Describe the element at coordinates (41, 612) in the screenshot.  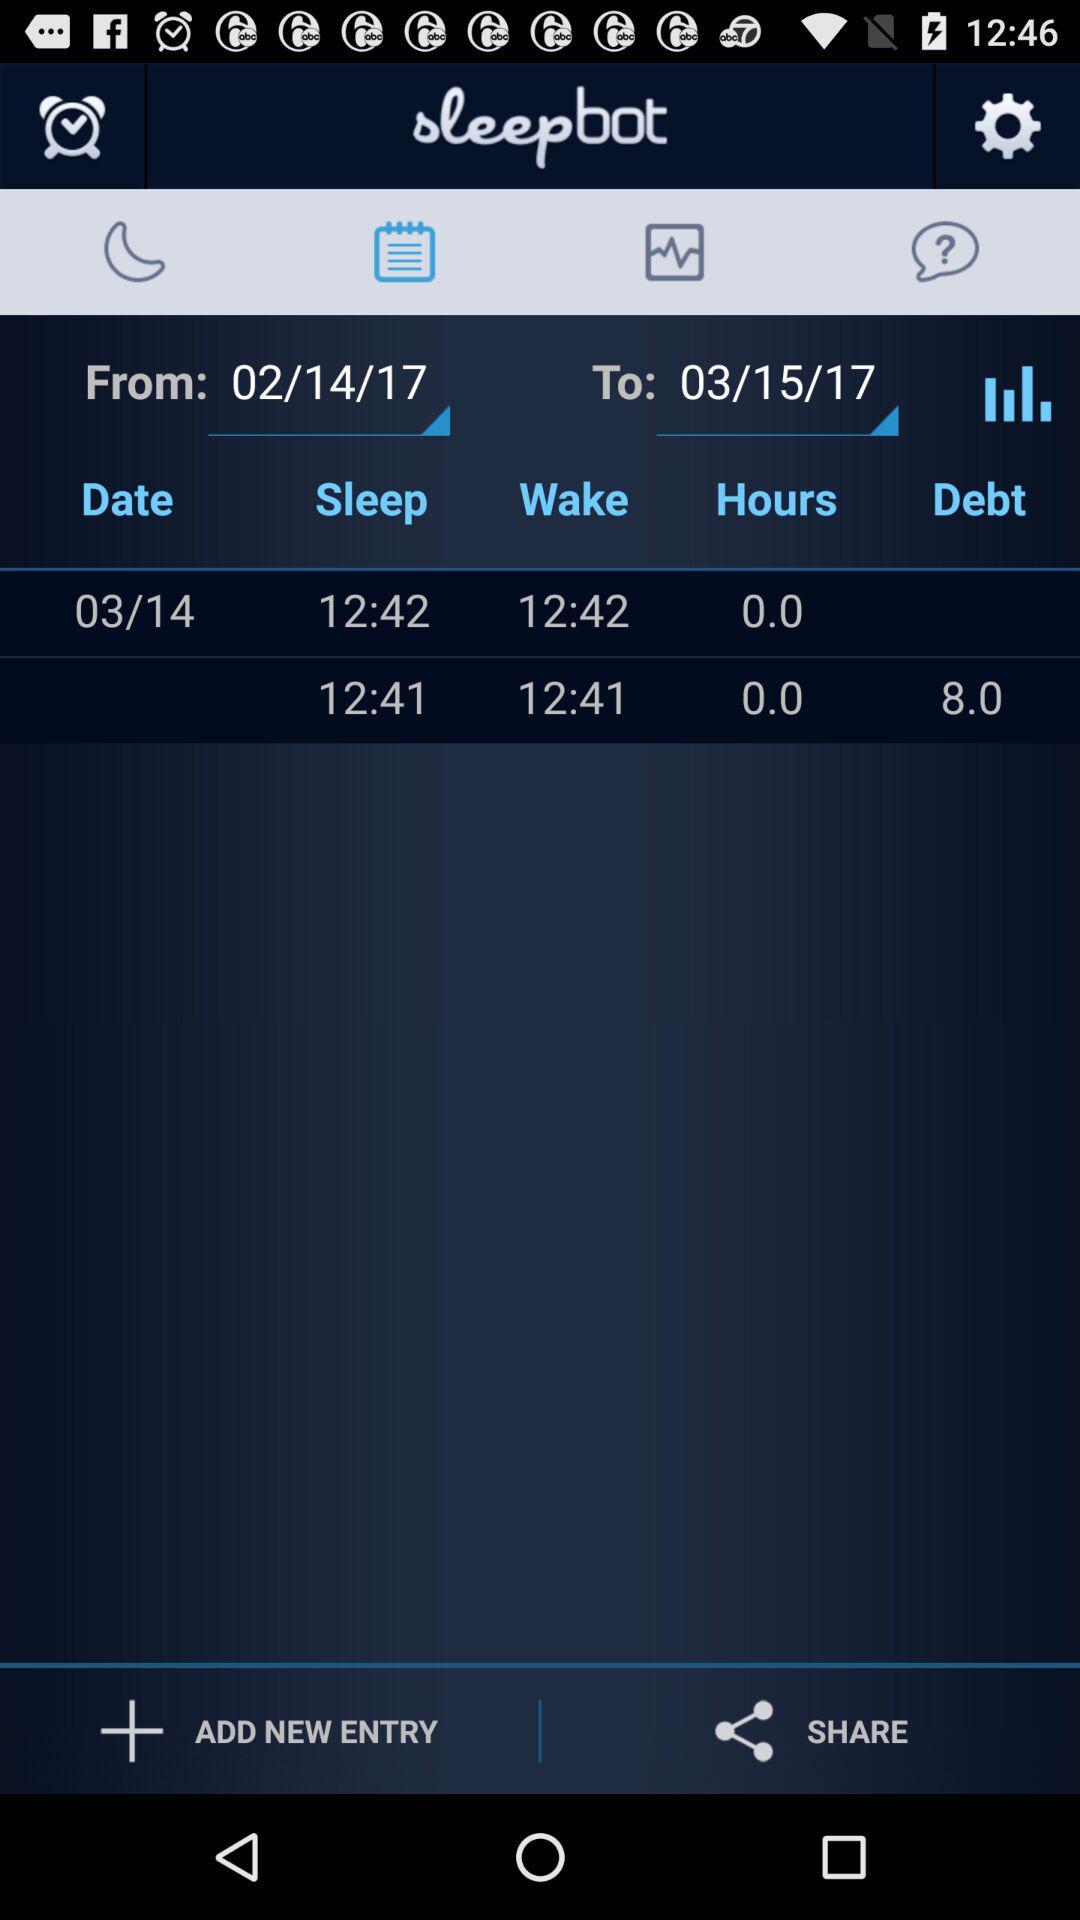
I see `icon` at that location.